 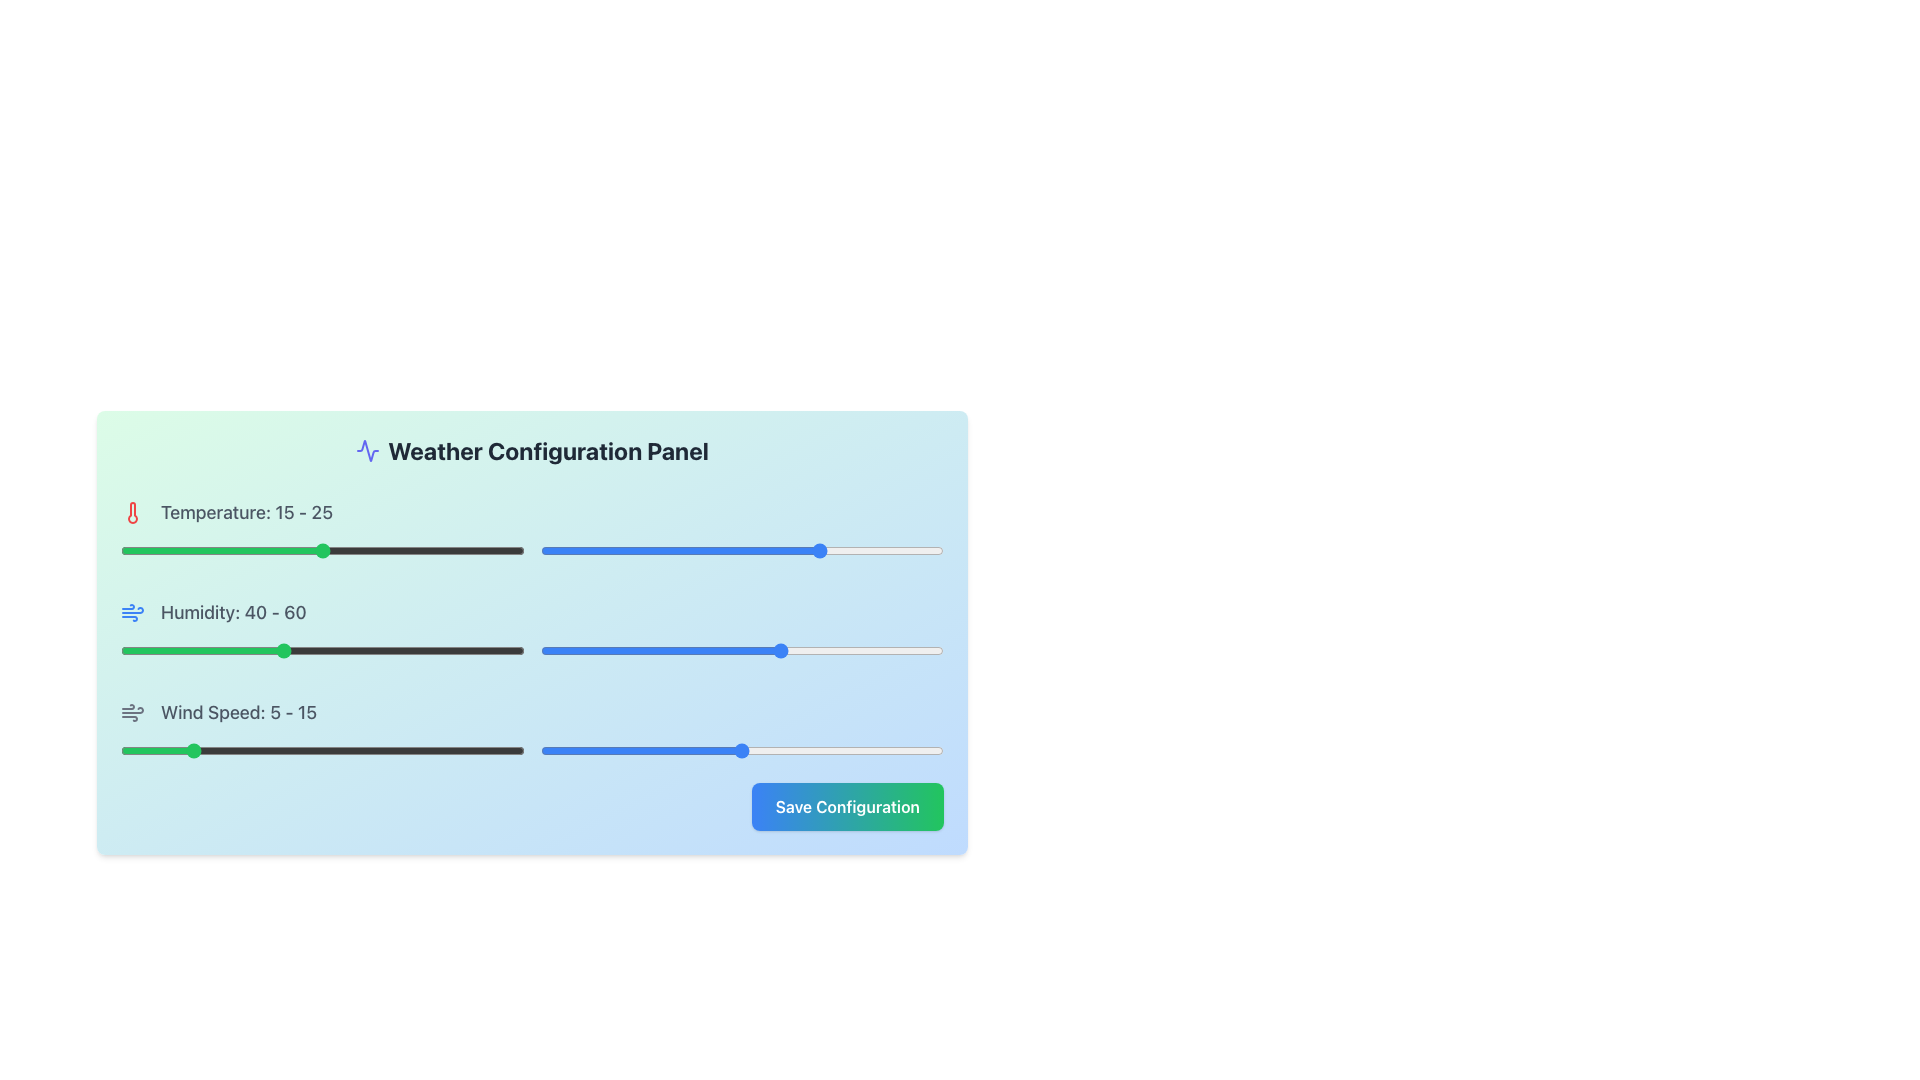 I want to click on the temperature range sliders in the weather configuration setting component to adjust the temperature values, so click(x=532, y=527).